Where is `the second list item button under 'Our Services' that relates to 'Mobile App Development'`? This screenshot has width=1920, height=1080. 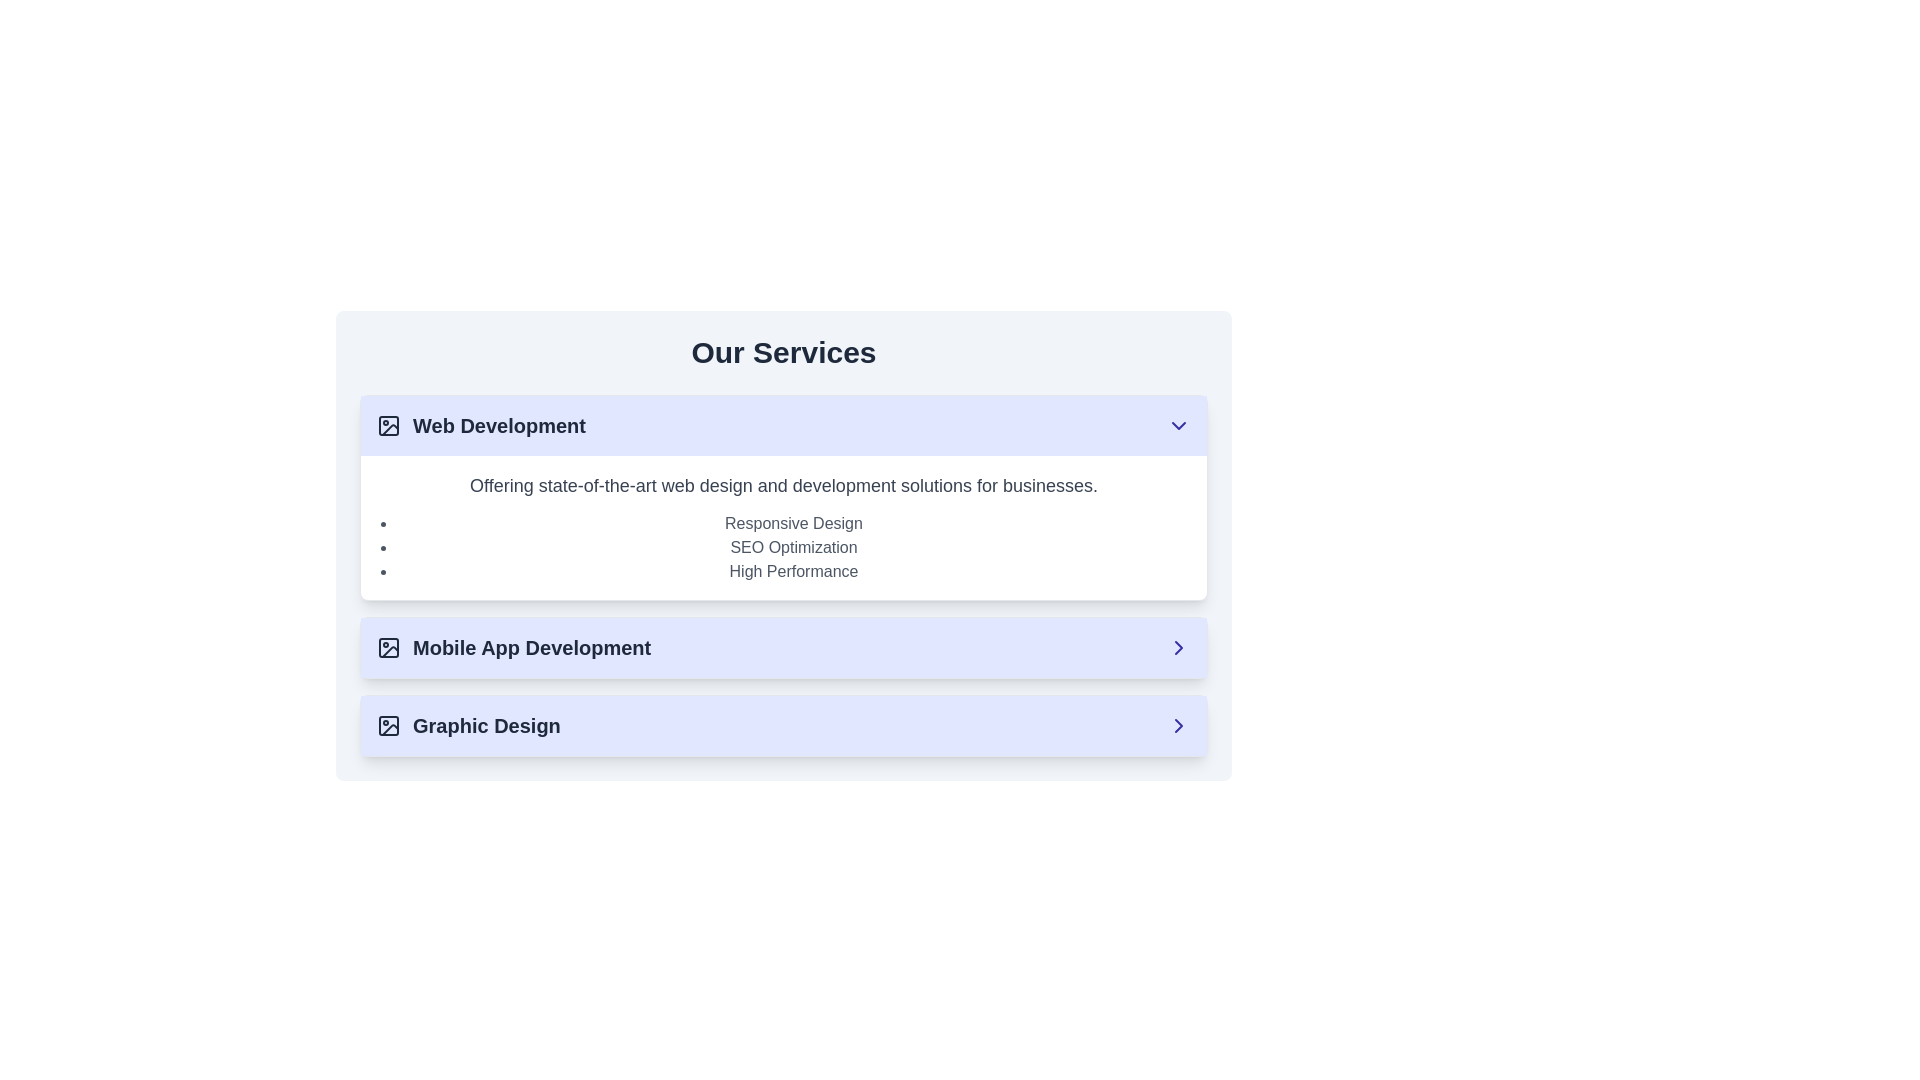 the second list item button under 'Our Services' that relates to 'Mobile App Development' is located at coordinates (782, 648).